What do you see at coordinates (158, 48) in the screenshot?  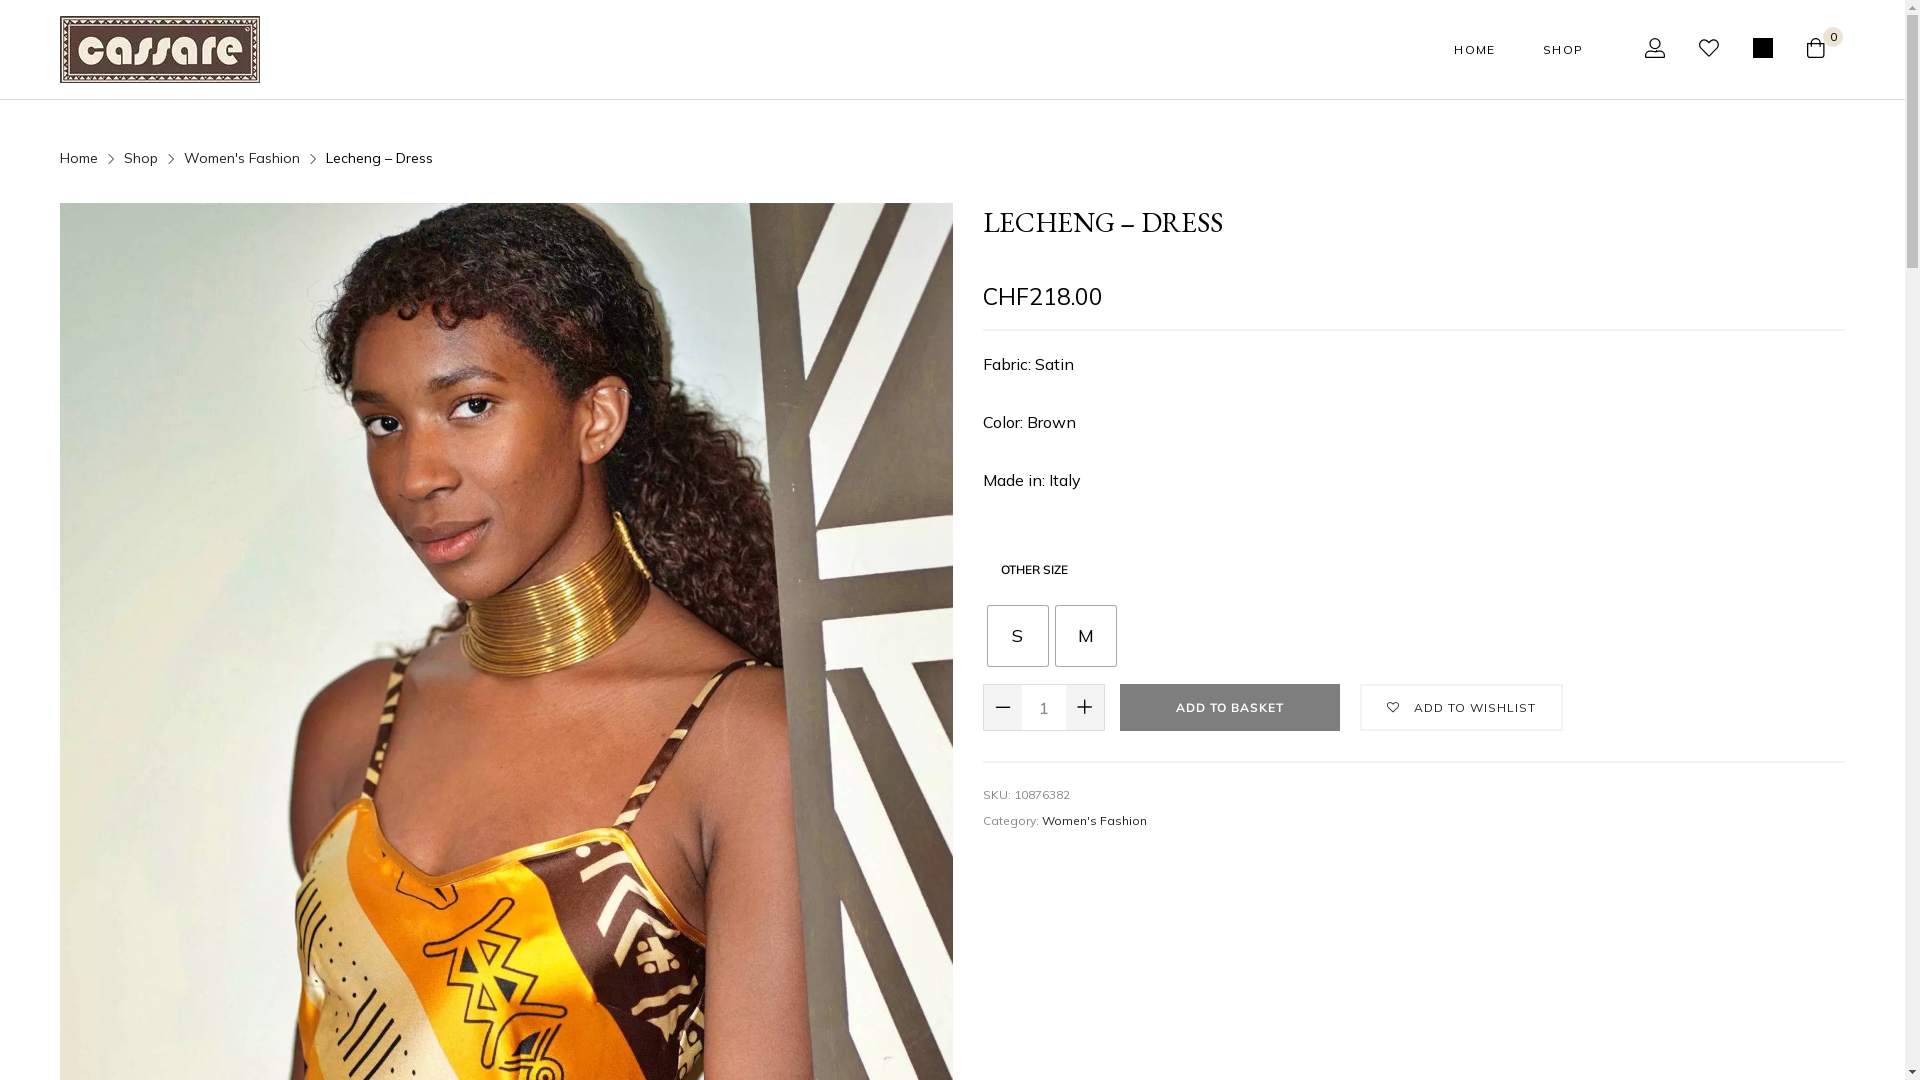 I see `'Cassare'` at bounding box center [158, 48].